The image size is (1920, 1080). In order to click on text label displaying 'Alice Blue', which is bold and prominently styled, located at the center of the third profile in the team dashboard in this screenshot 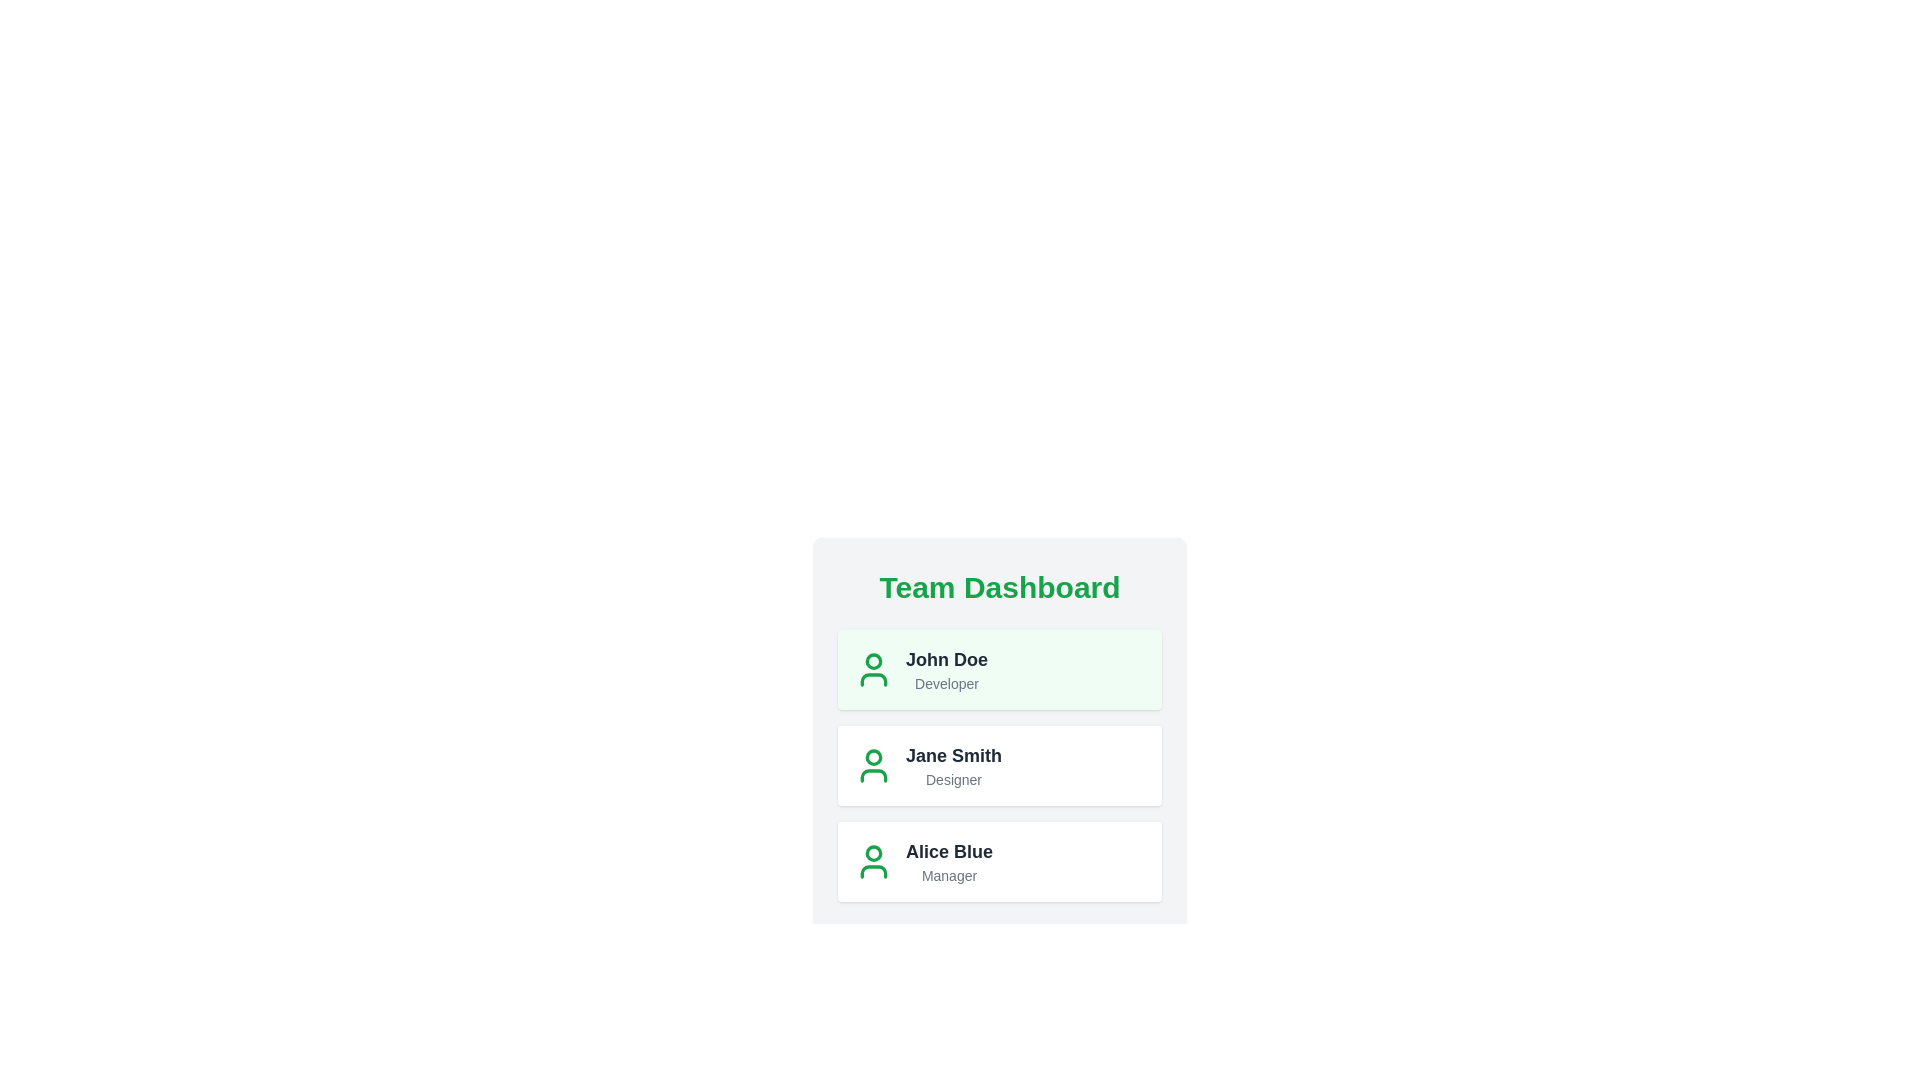, I will do `click(948, 852)`.